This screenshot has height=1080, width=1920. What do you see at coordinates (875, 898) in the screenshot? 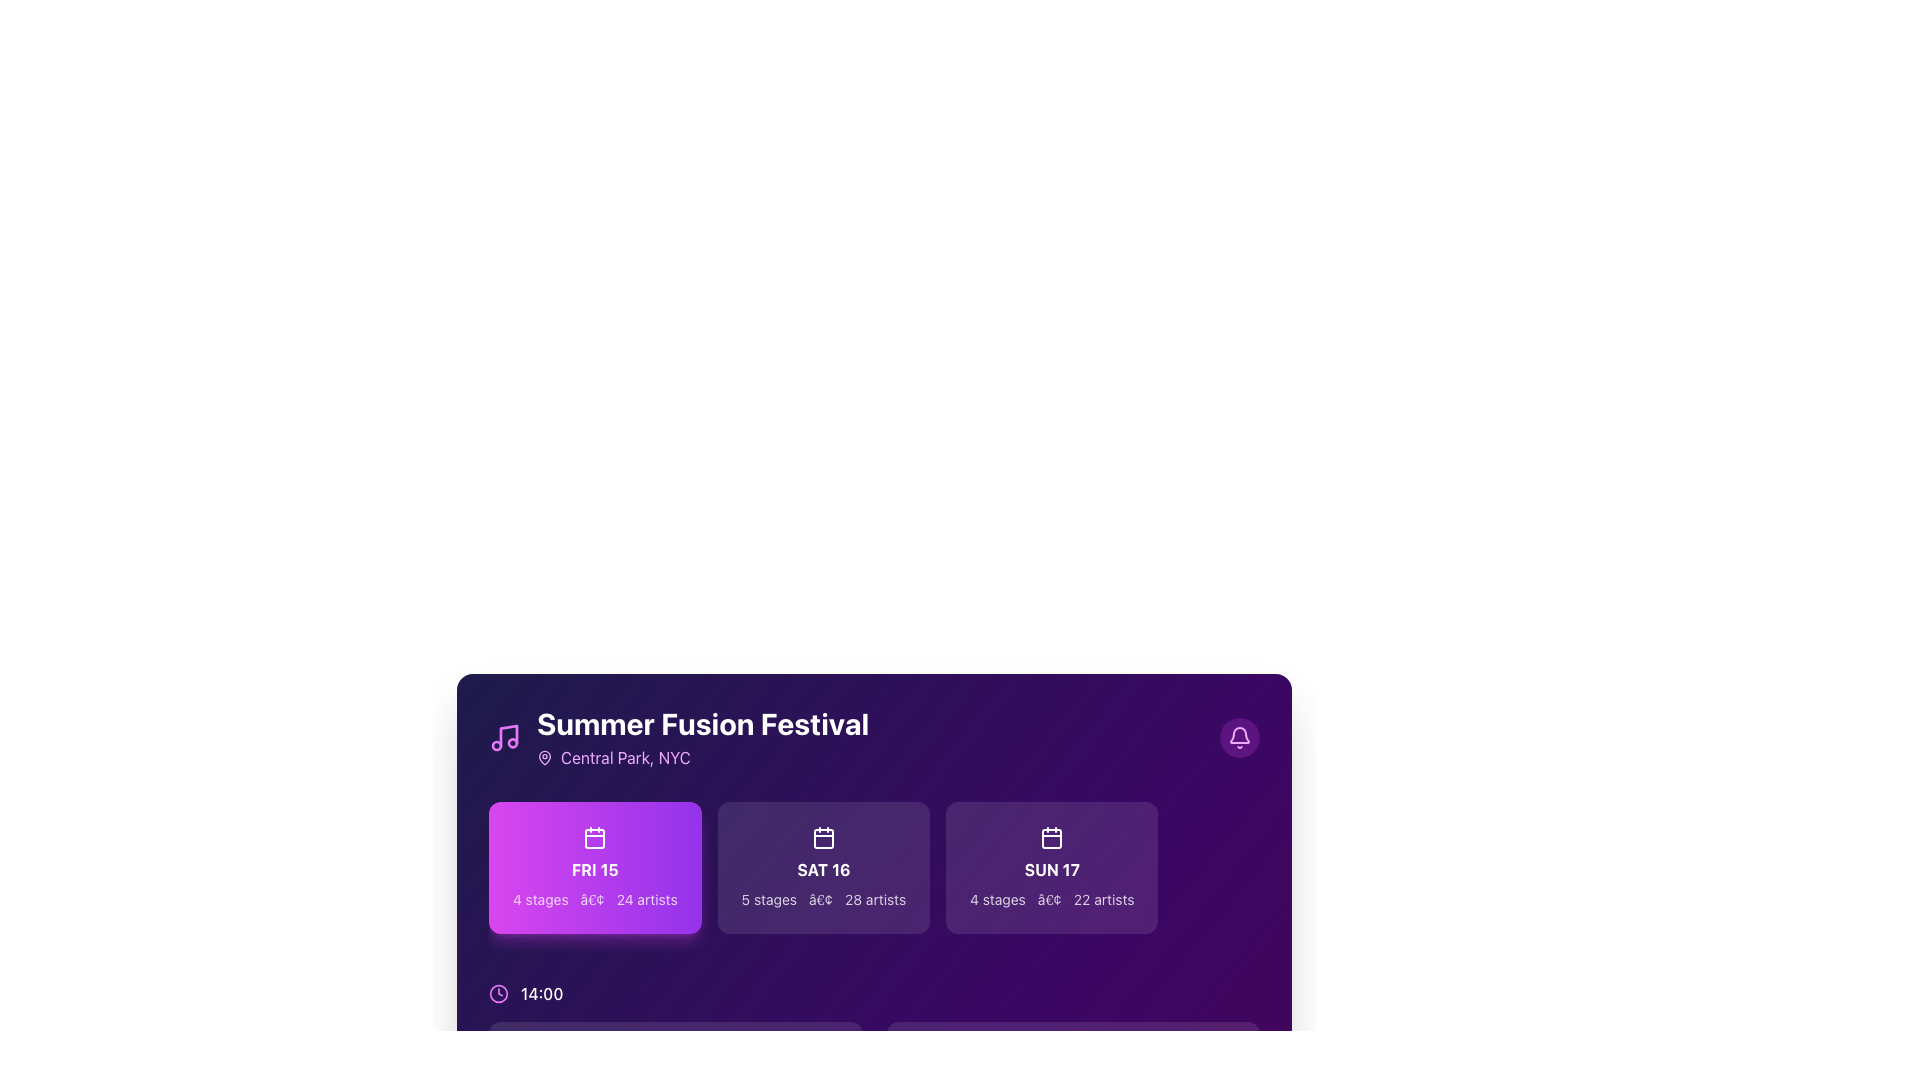
I see `the text label displaying '28 artists' which is located within the 'SAT 16' card, following the '5 stages' label and a dot separator` at bounding box center [875, 898].